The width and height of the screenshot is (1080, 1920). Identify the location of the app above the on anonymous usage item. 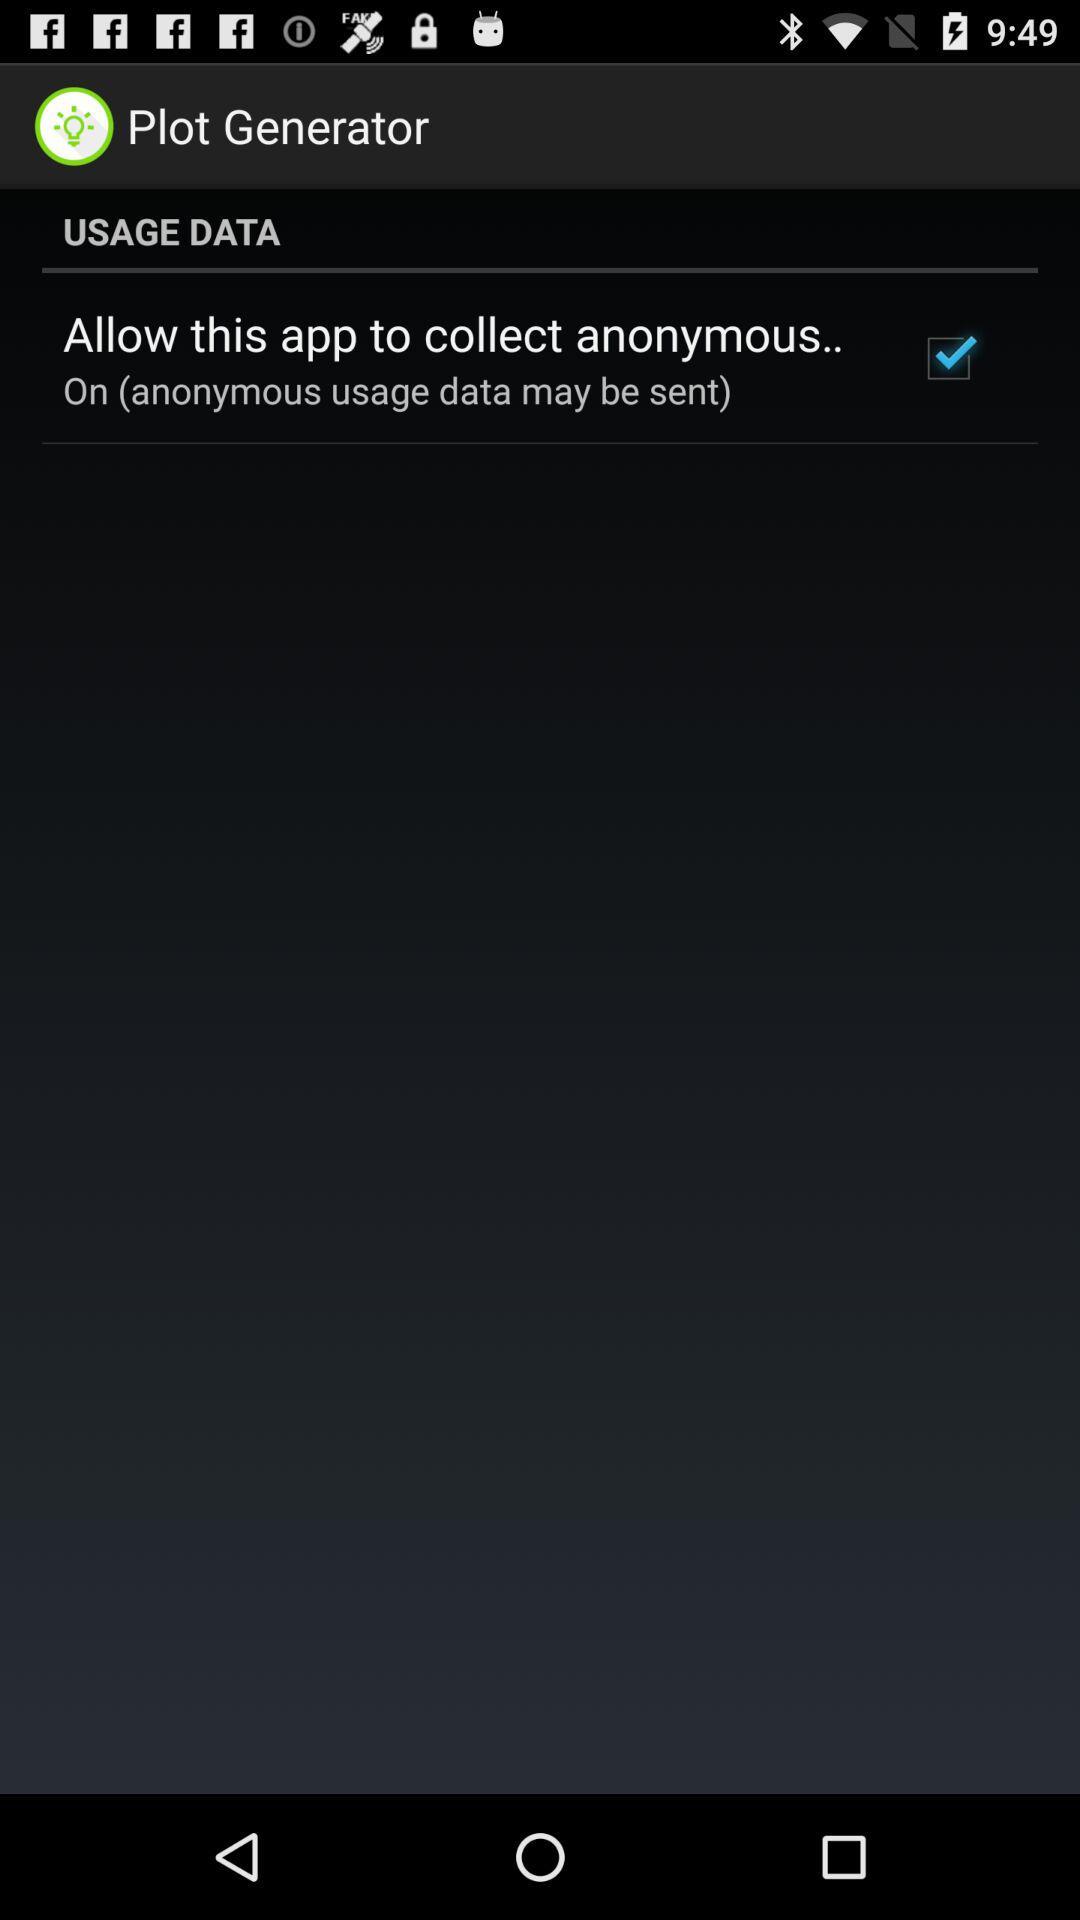
(463, 333).